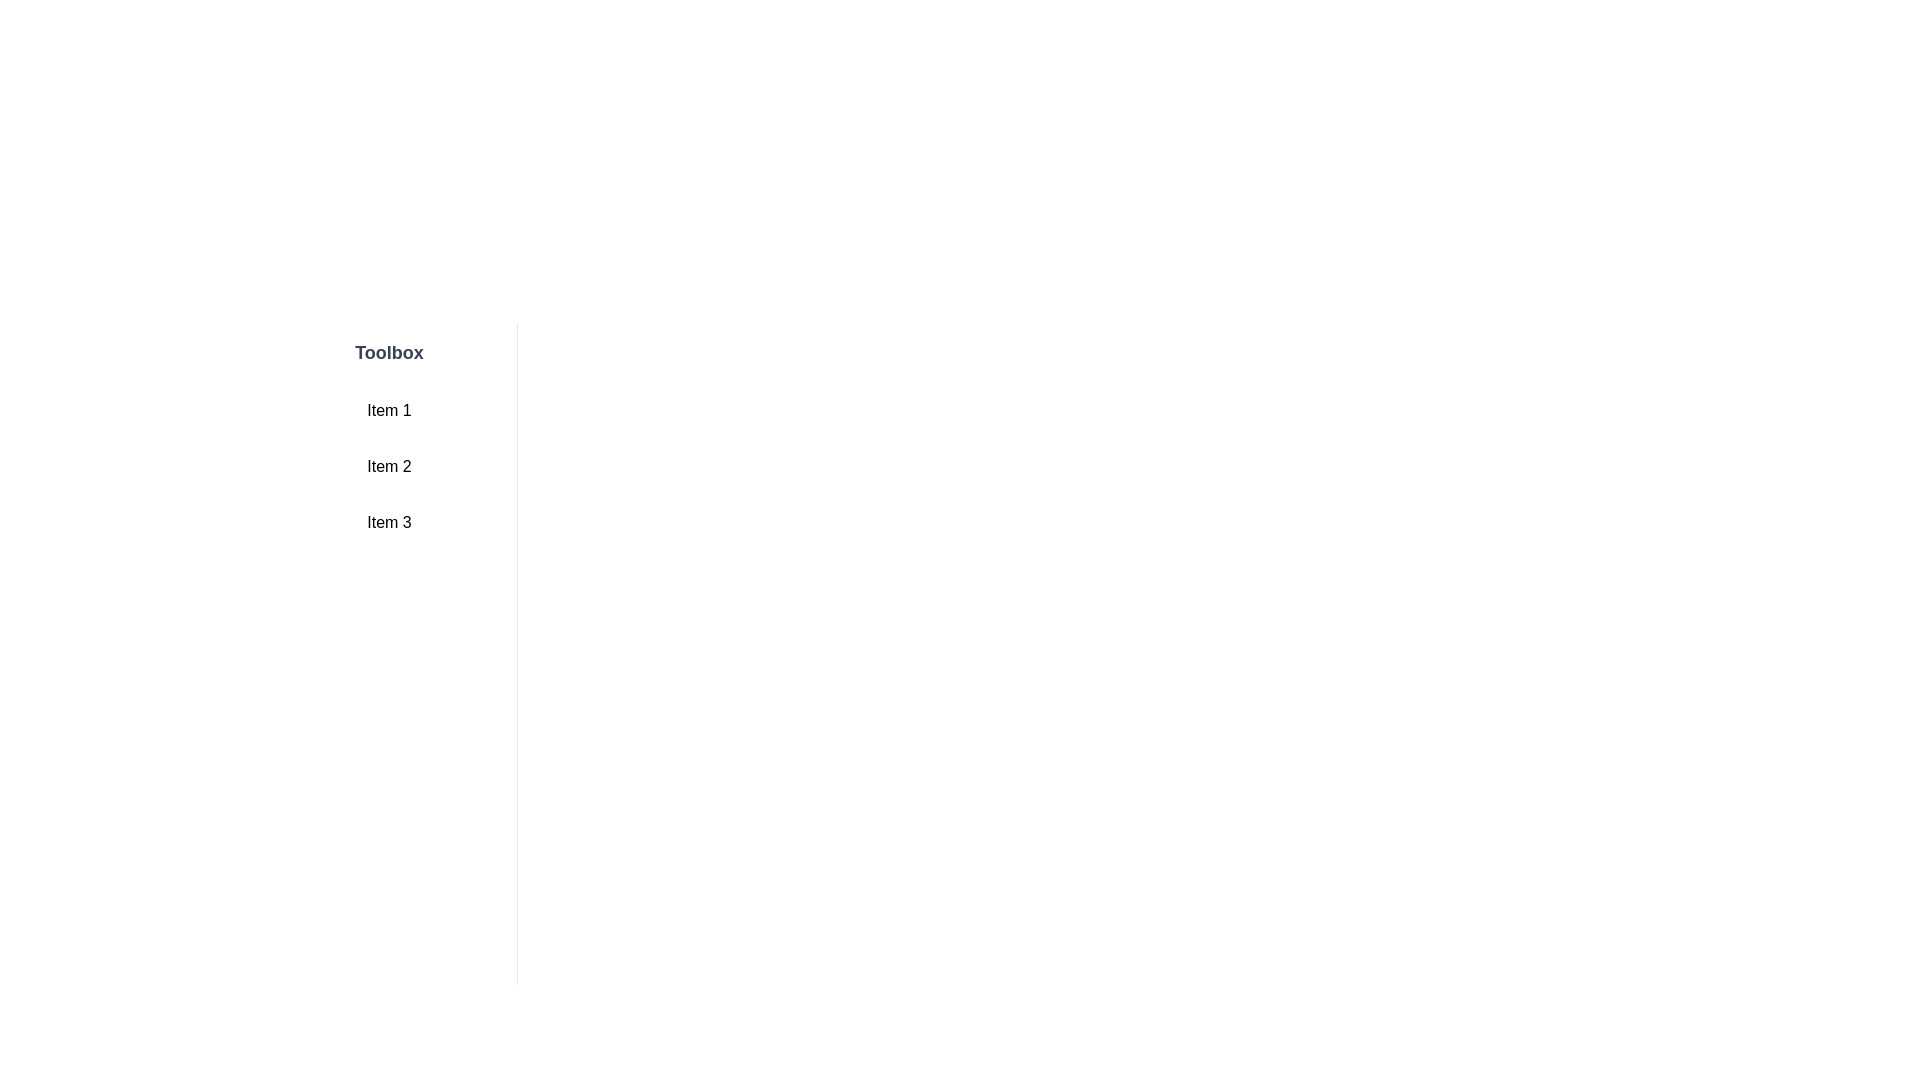 This screenshot has width=1920, height=1080. I want to click on the 'Toolbox' label, which is a bold, large gray text element located at the top of a vertical menu on the left side of the interface, so click(389, 352).